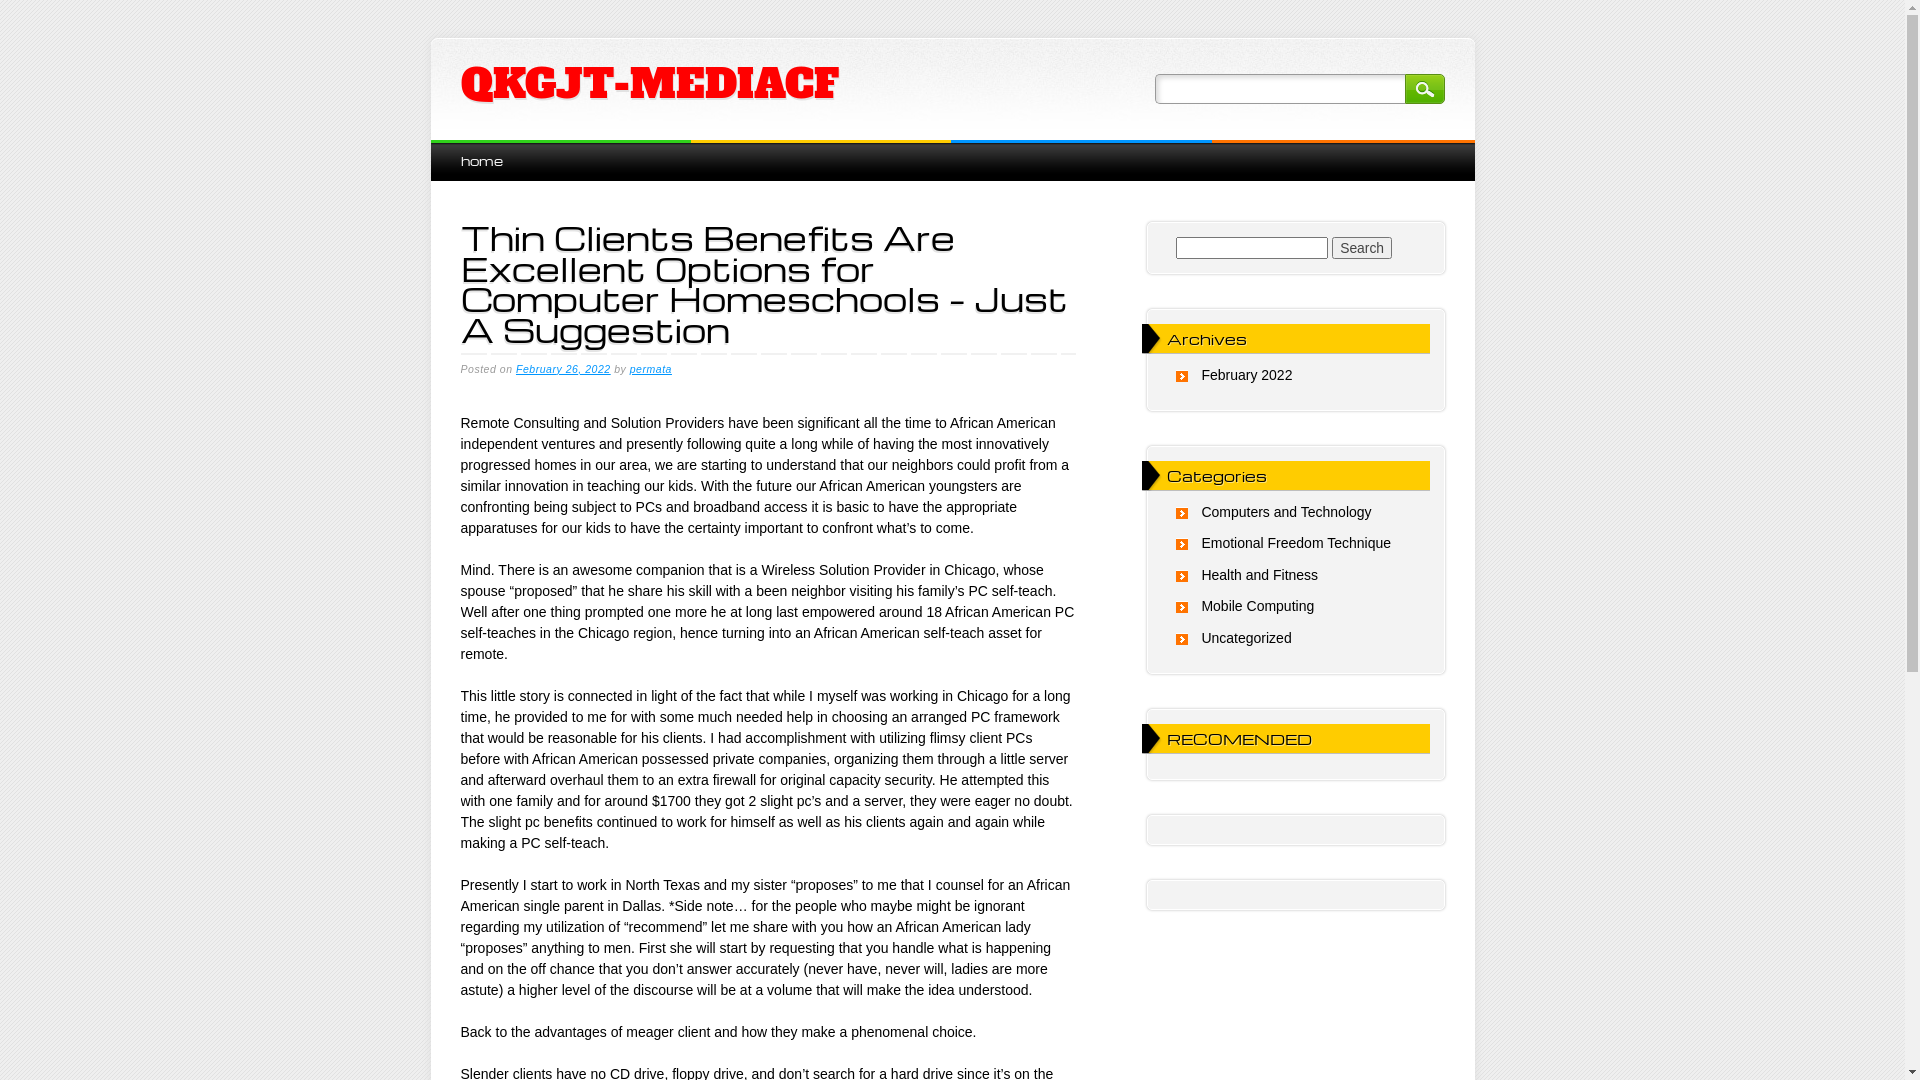 The image size is (1920, 1080). Describe the element at coordinates (480, 159) in the screenshot. I see `'home'` at that location.